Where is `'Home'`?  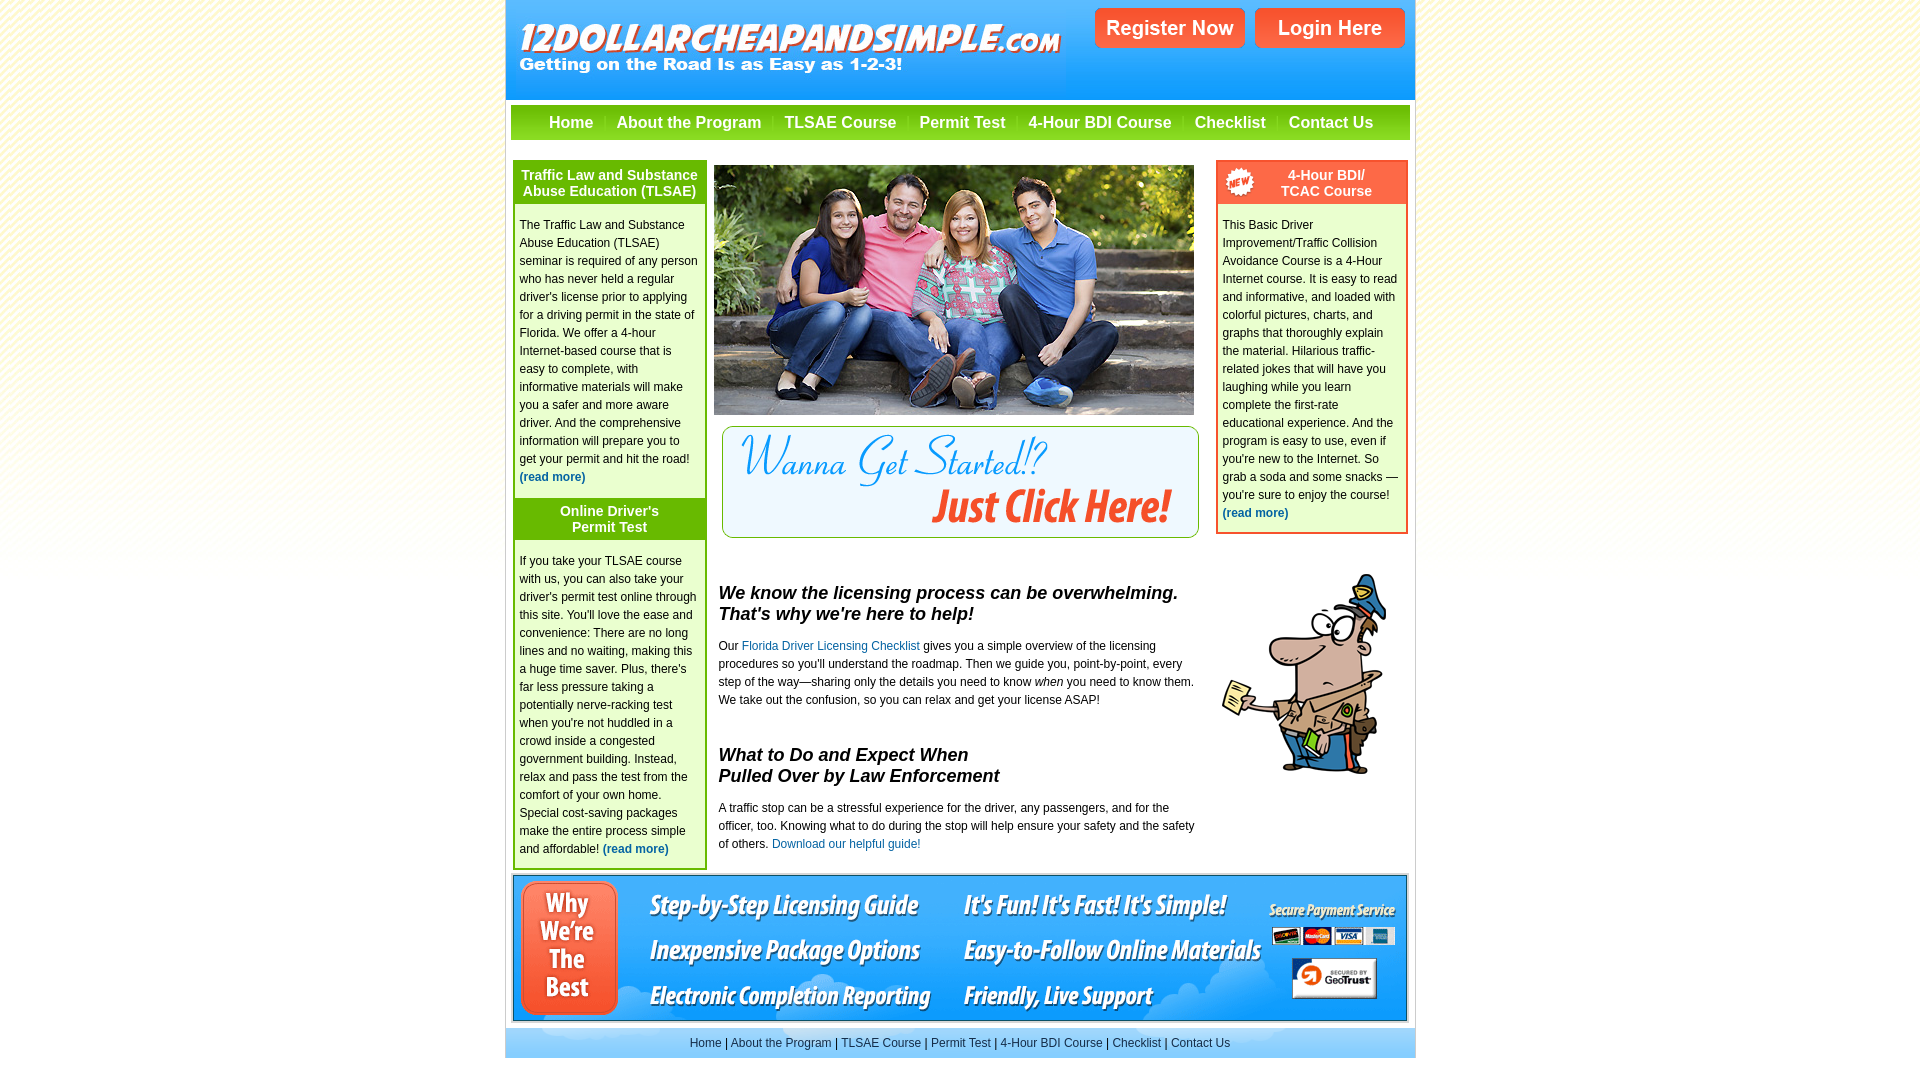
'Home' is located at coordinates (570, 122).